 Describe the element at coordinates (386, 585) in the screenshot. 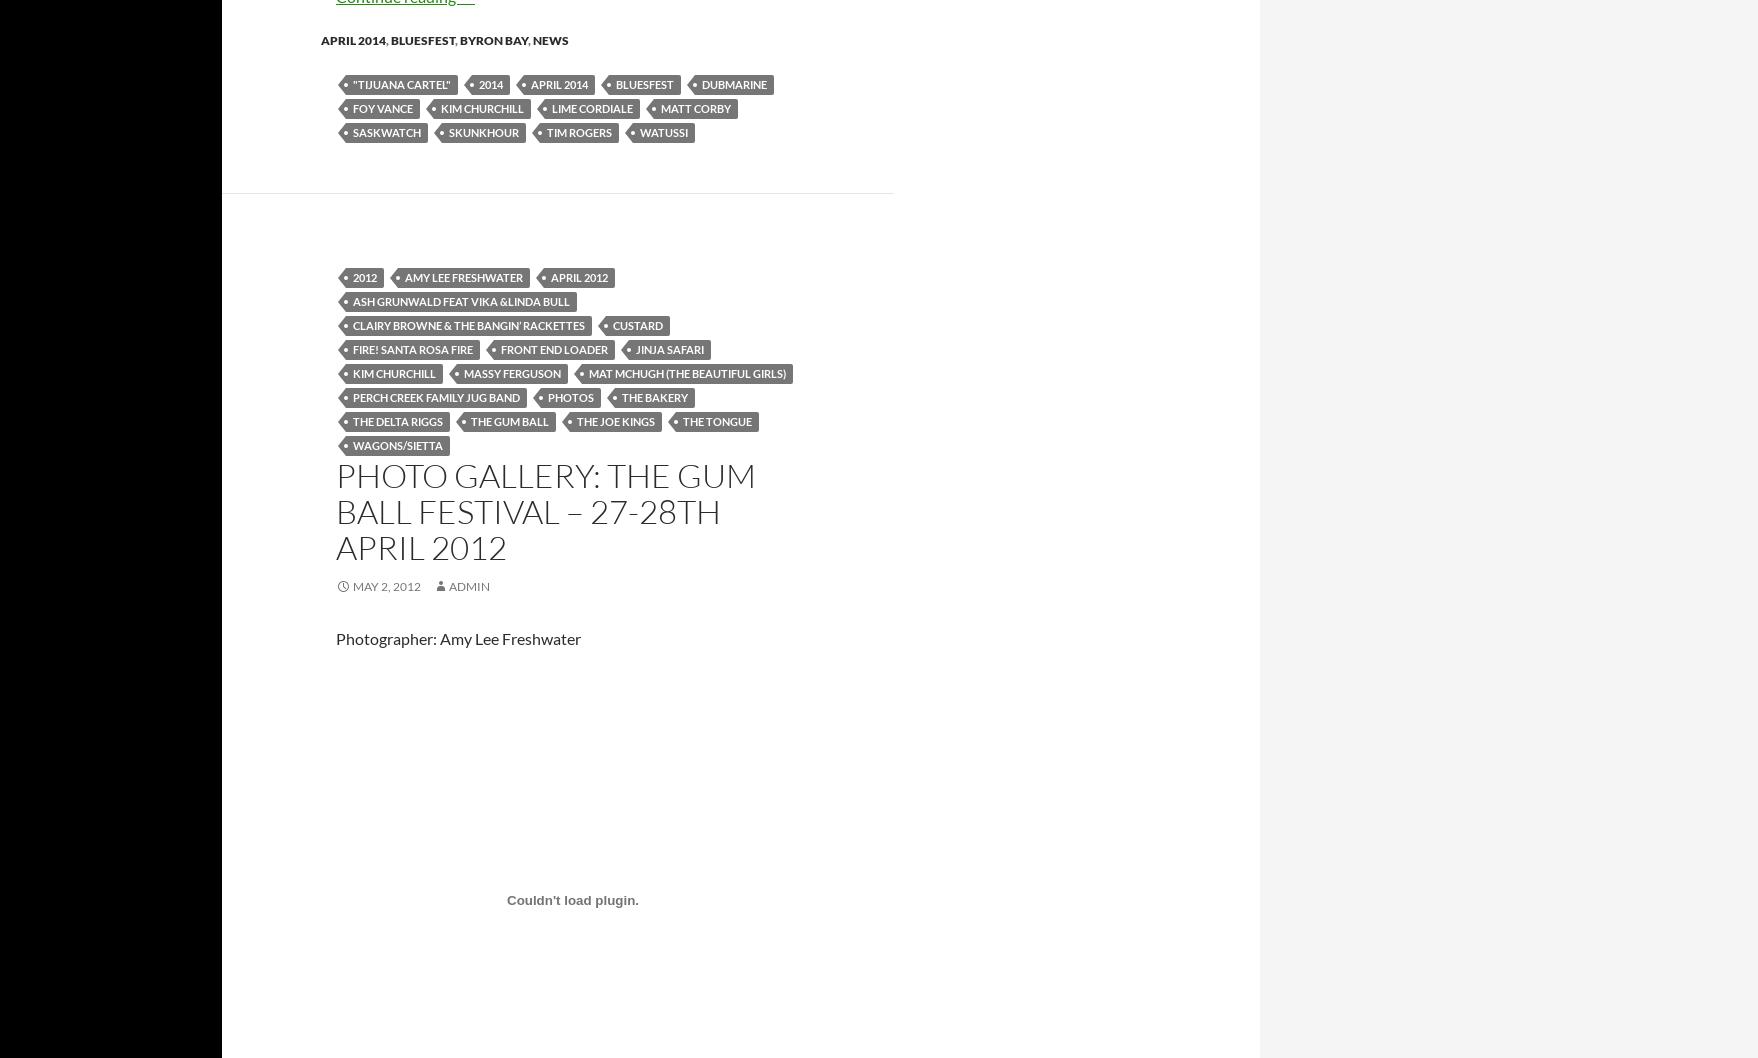

I see `'May 2, 2012'` at that location.